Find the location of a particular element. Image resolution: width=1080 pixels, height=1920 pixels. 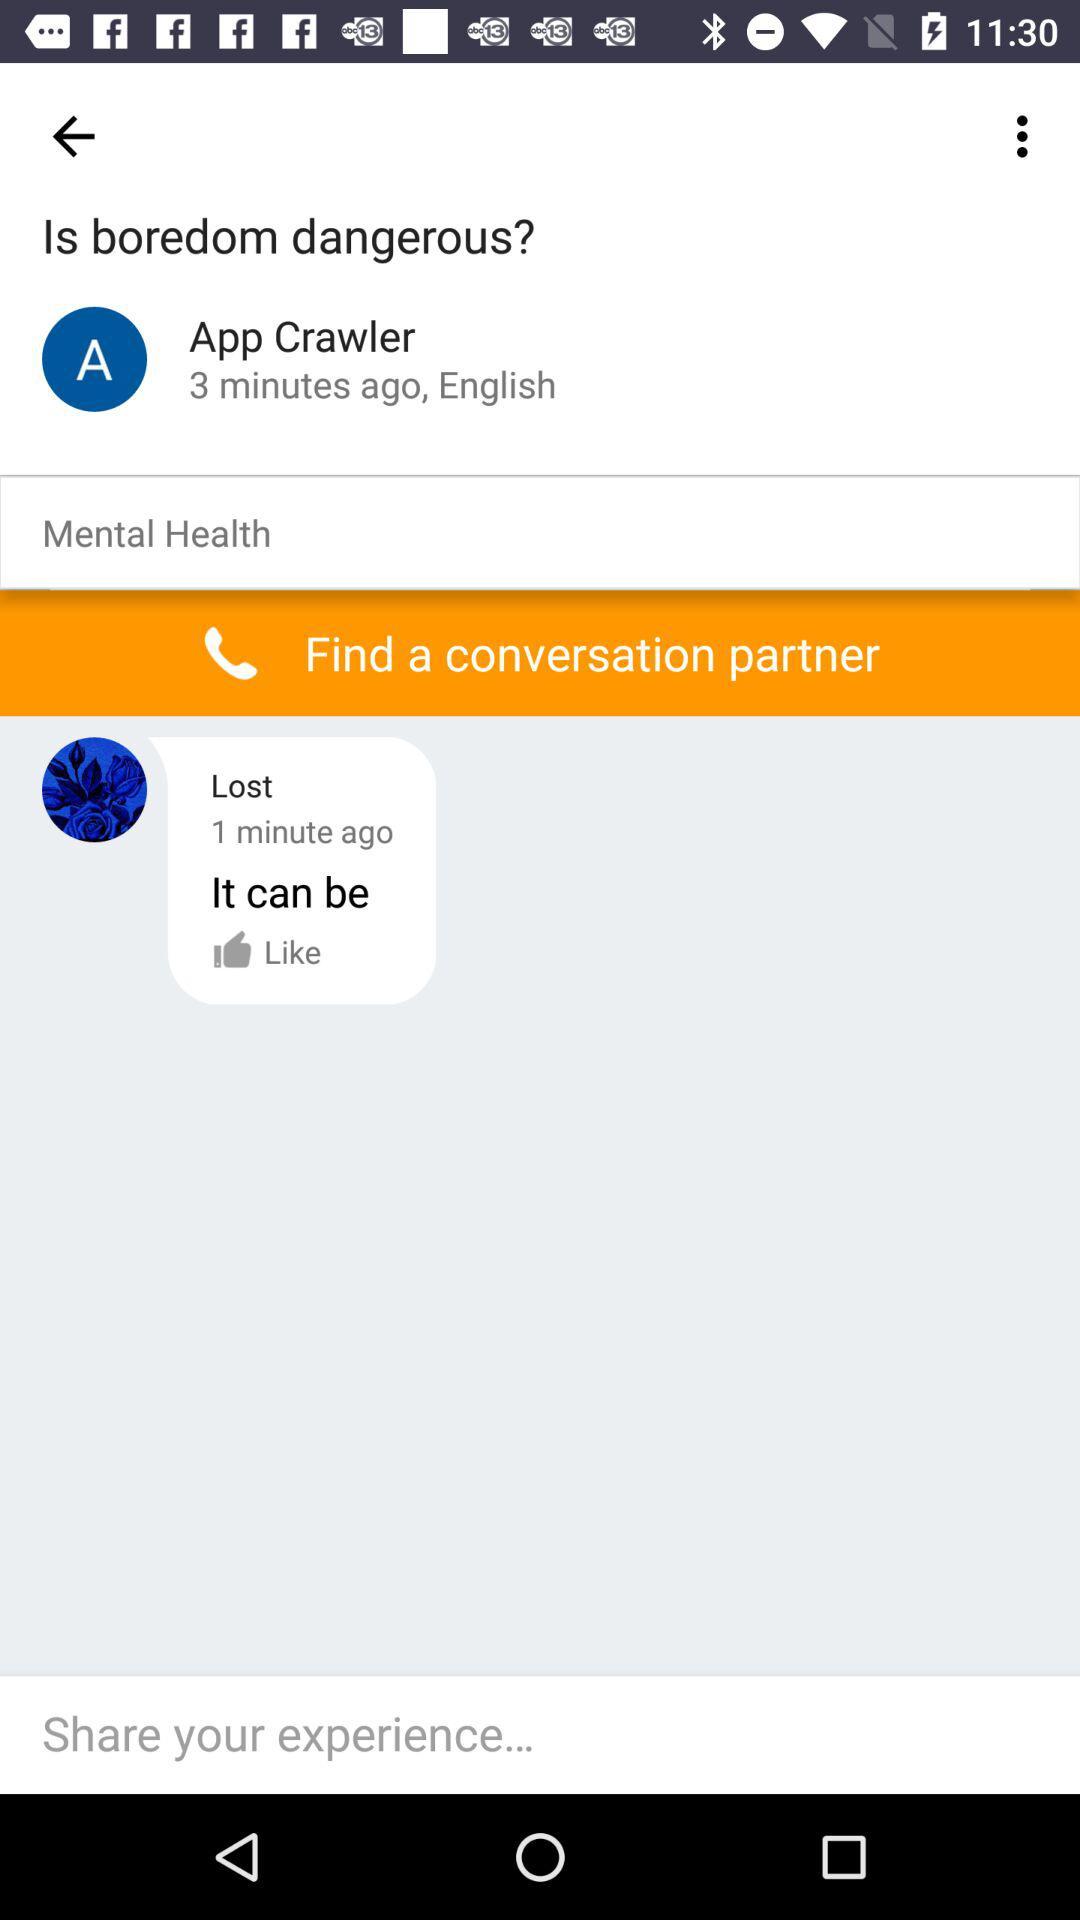

profile picture is located at coordinates (94, 788).